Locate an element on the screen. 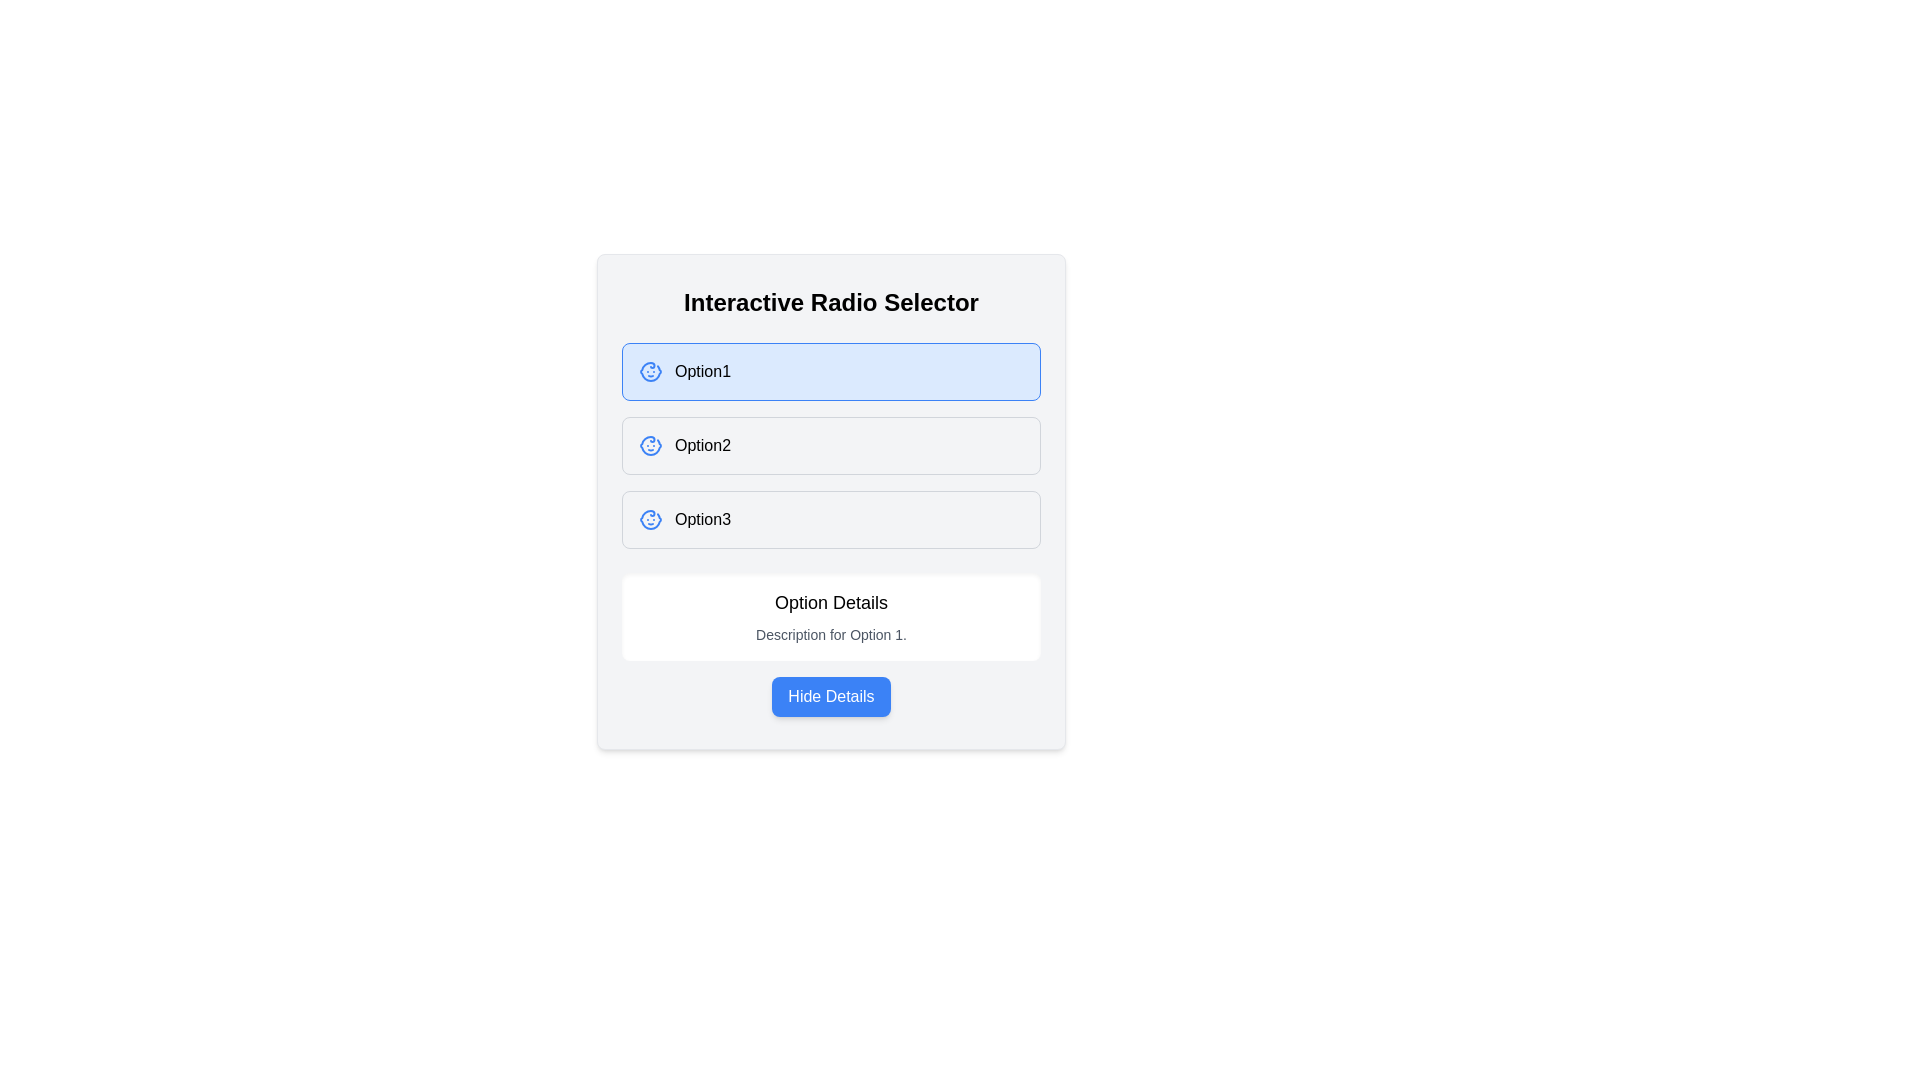 The image size is (1920, 1080). the text label displaying 'Description for Option 1.', which is styled in gray and located below the 'Option Details' header is located at coordinates (831, 635).